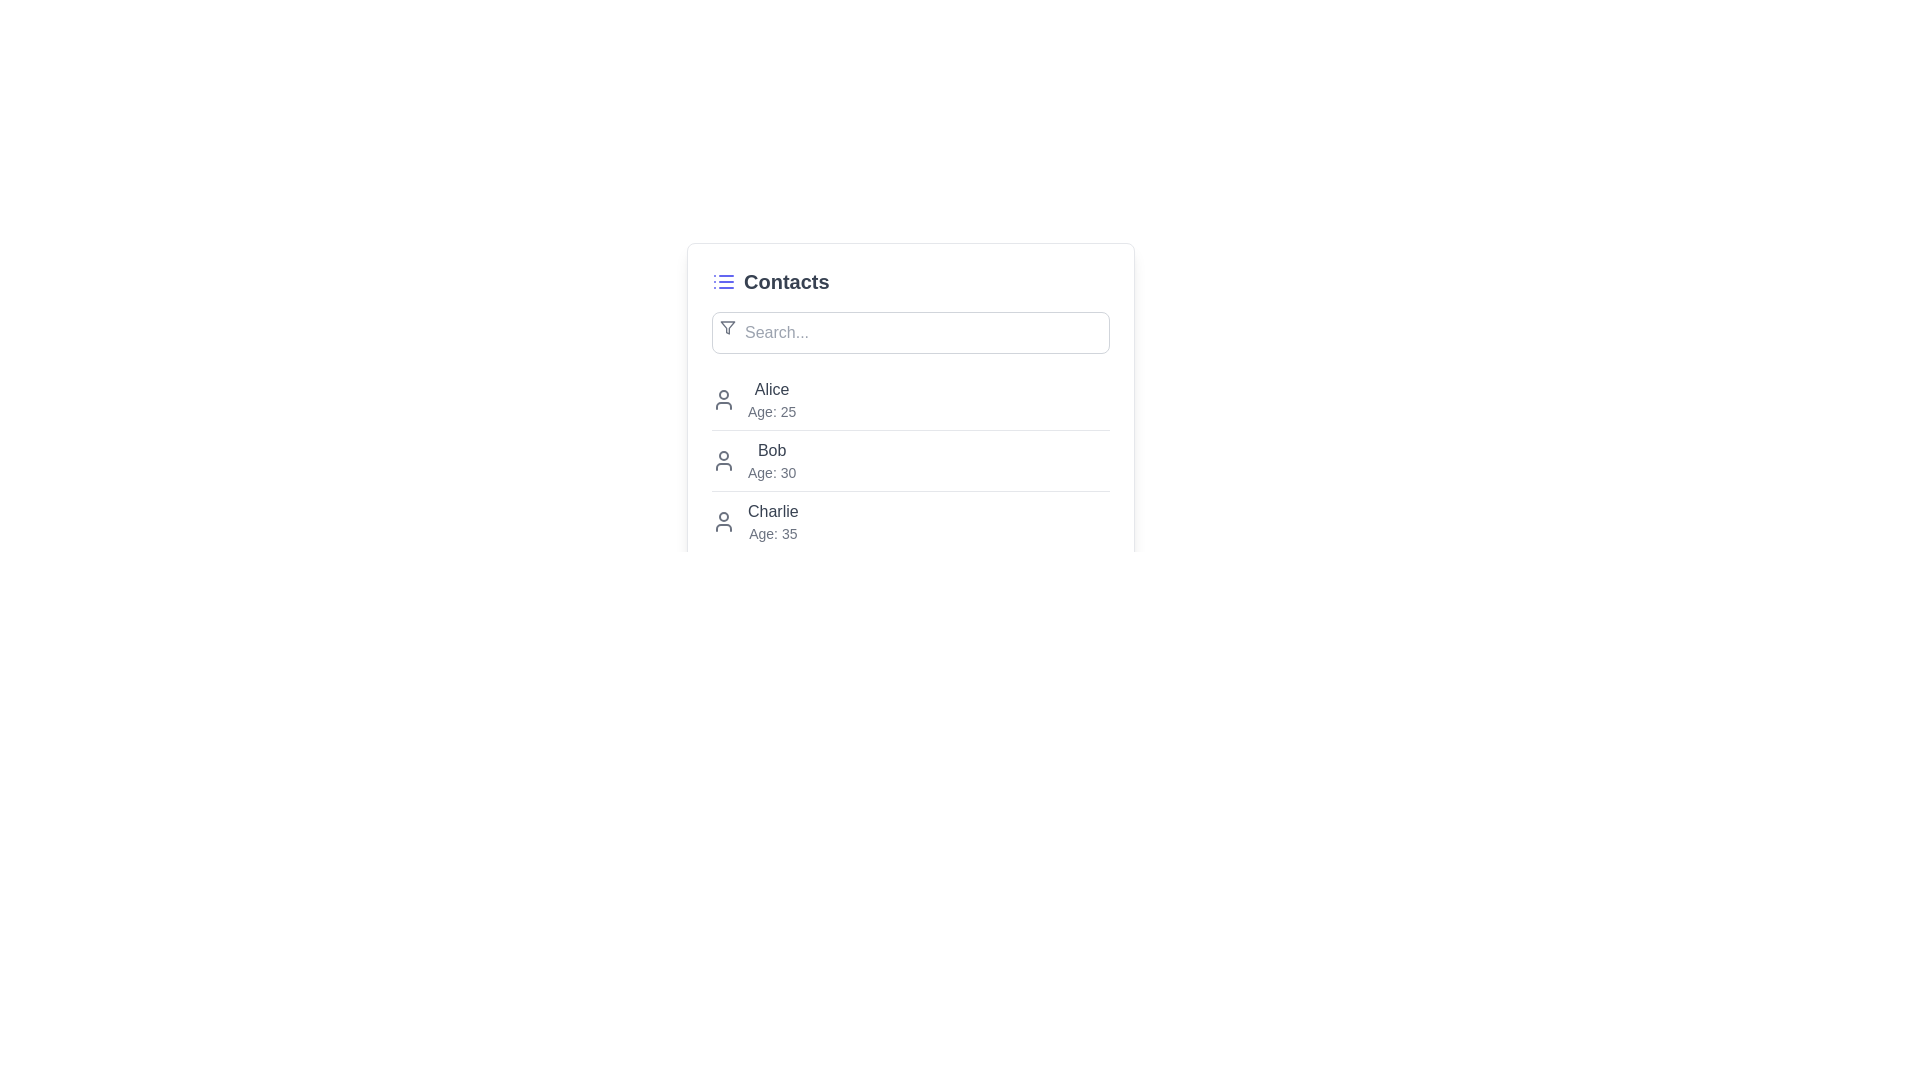  Describe the element at coordinates (771, 451) in the screenshot. I see `the text label displaying the name 'Bob' in the contacts list, which is positioned in the middle row of the list and above the age label` at that location.